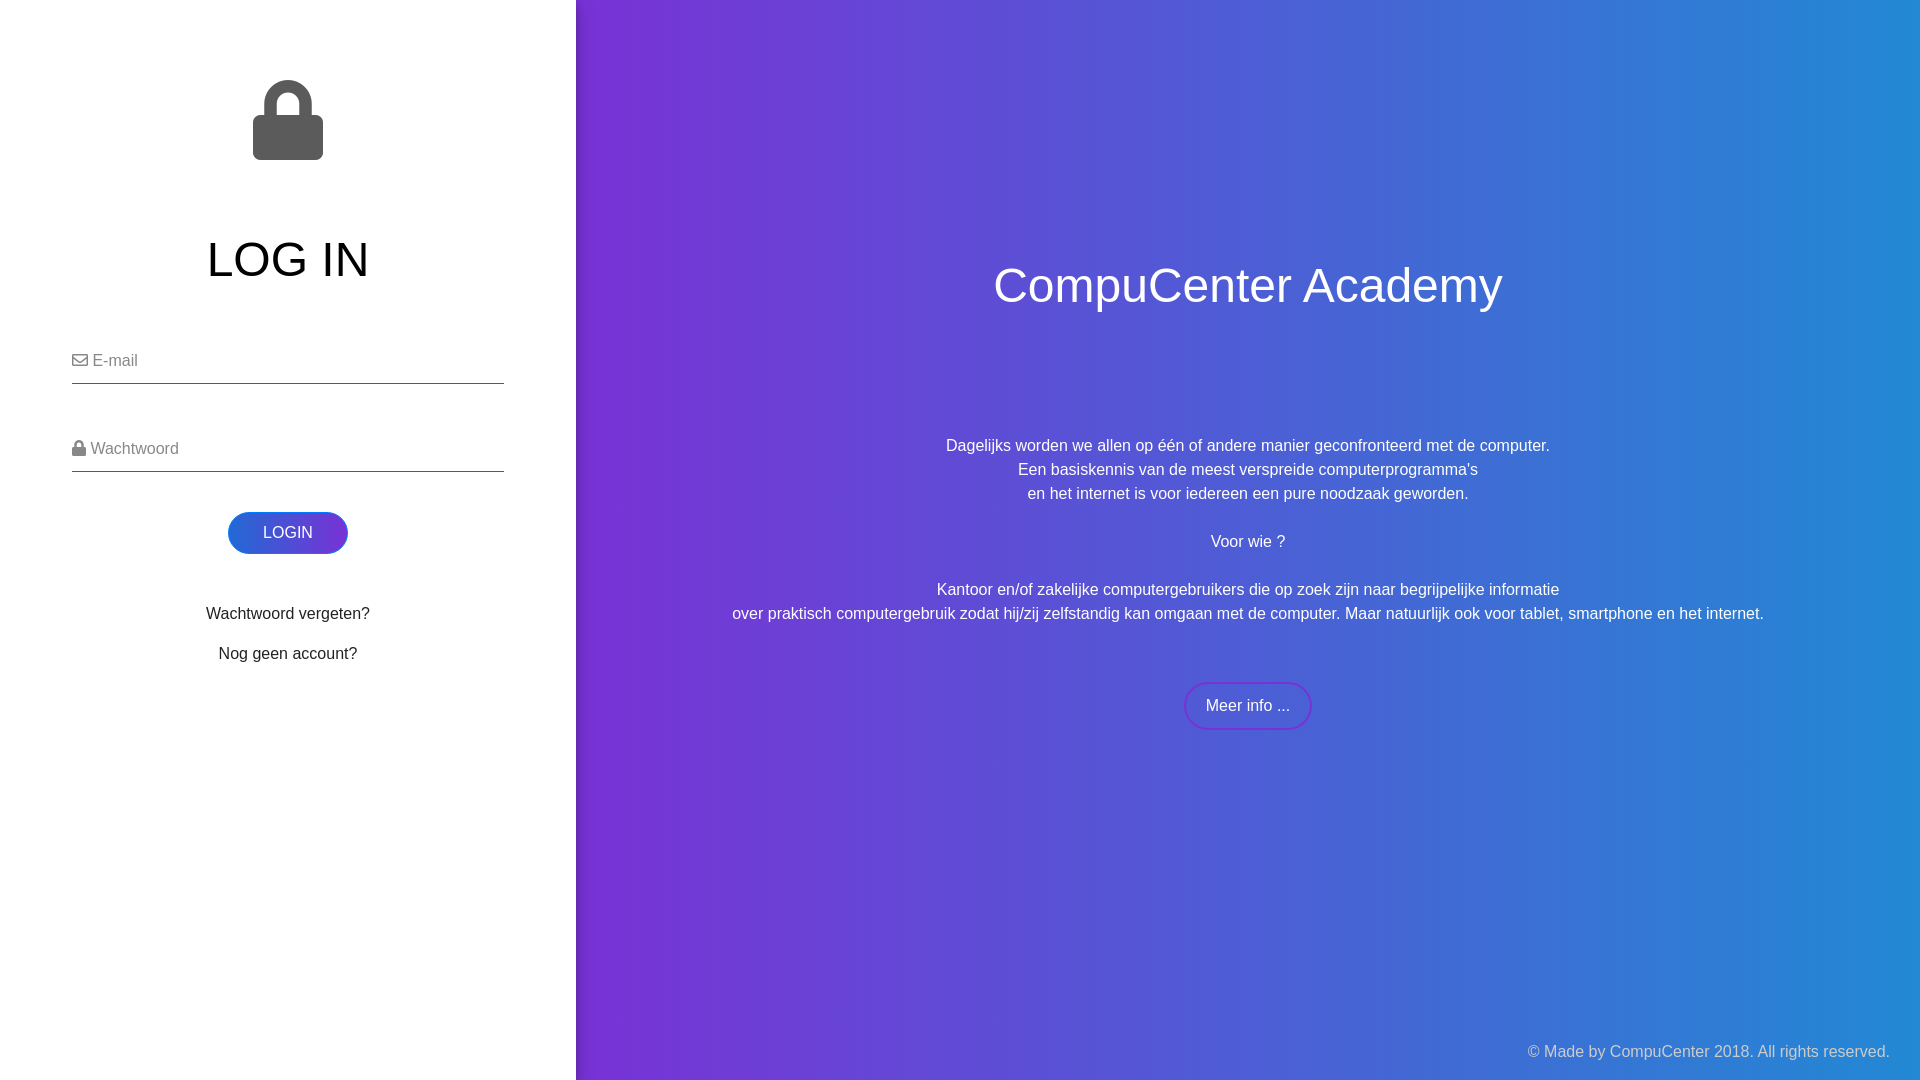  Describe the element at coordinates (287, 531) in the screenshot. I see `'LOGIN'` at that location.